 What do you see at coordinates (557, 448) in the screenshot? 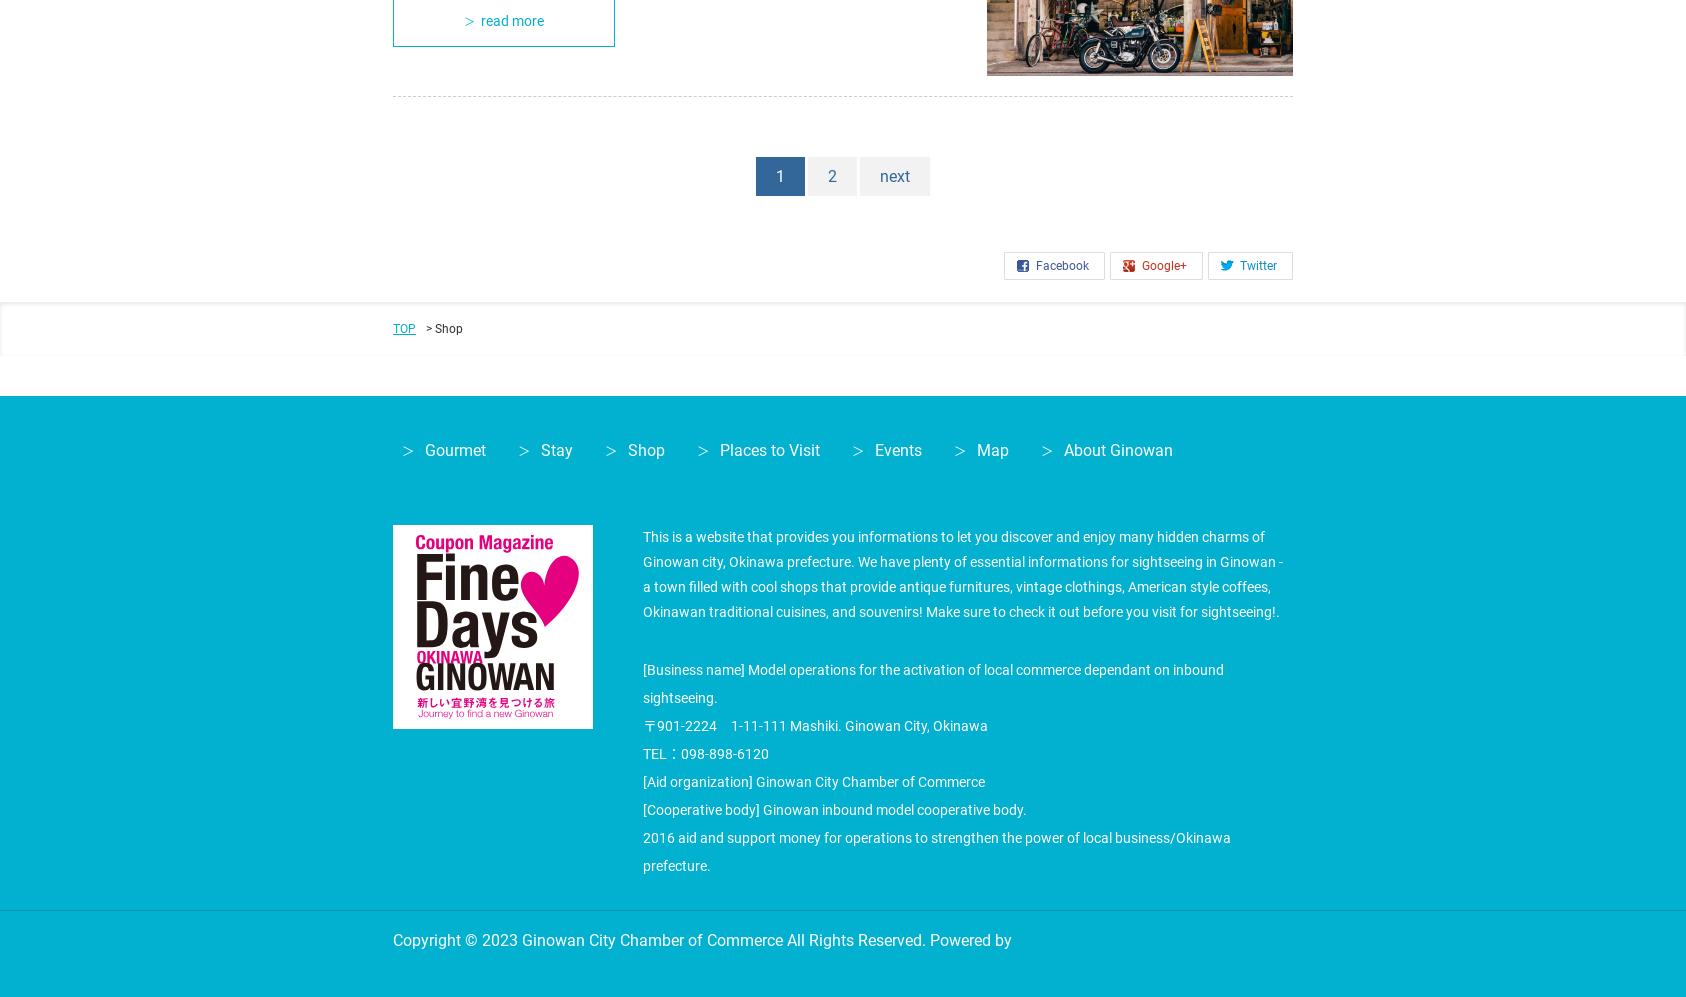
I see `'Stay'` at bounding box center [557, 448].